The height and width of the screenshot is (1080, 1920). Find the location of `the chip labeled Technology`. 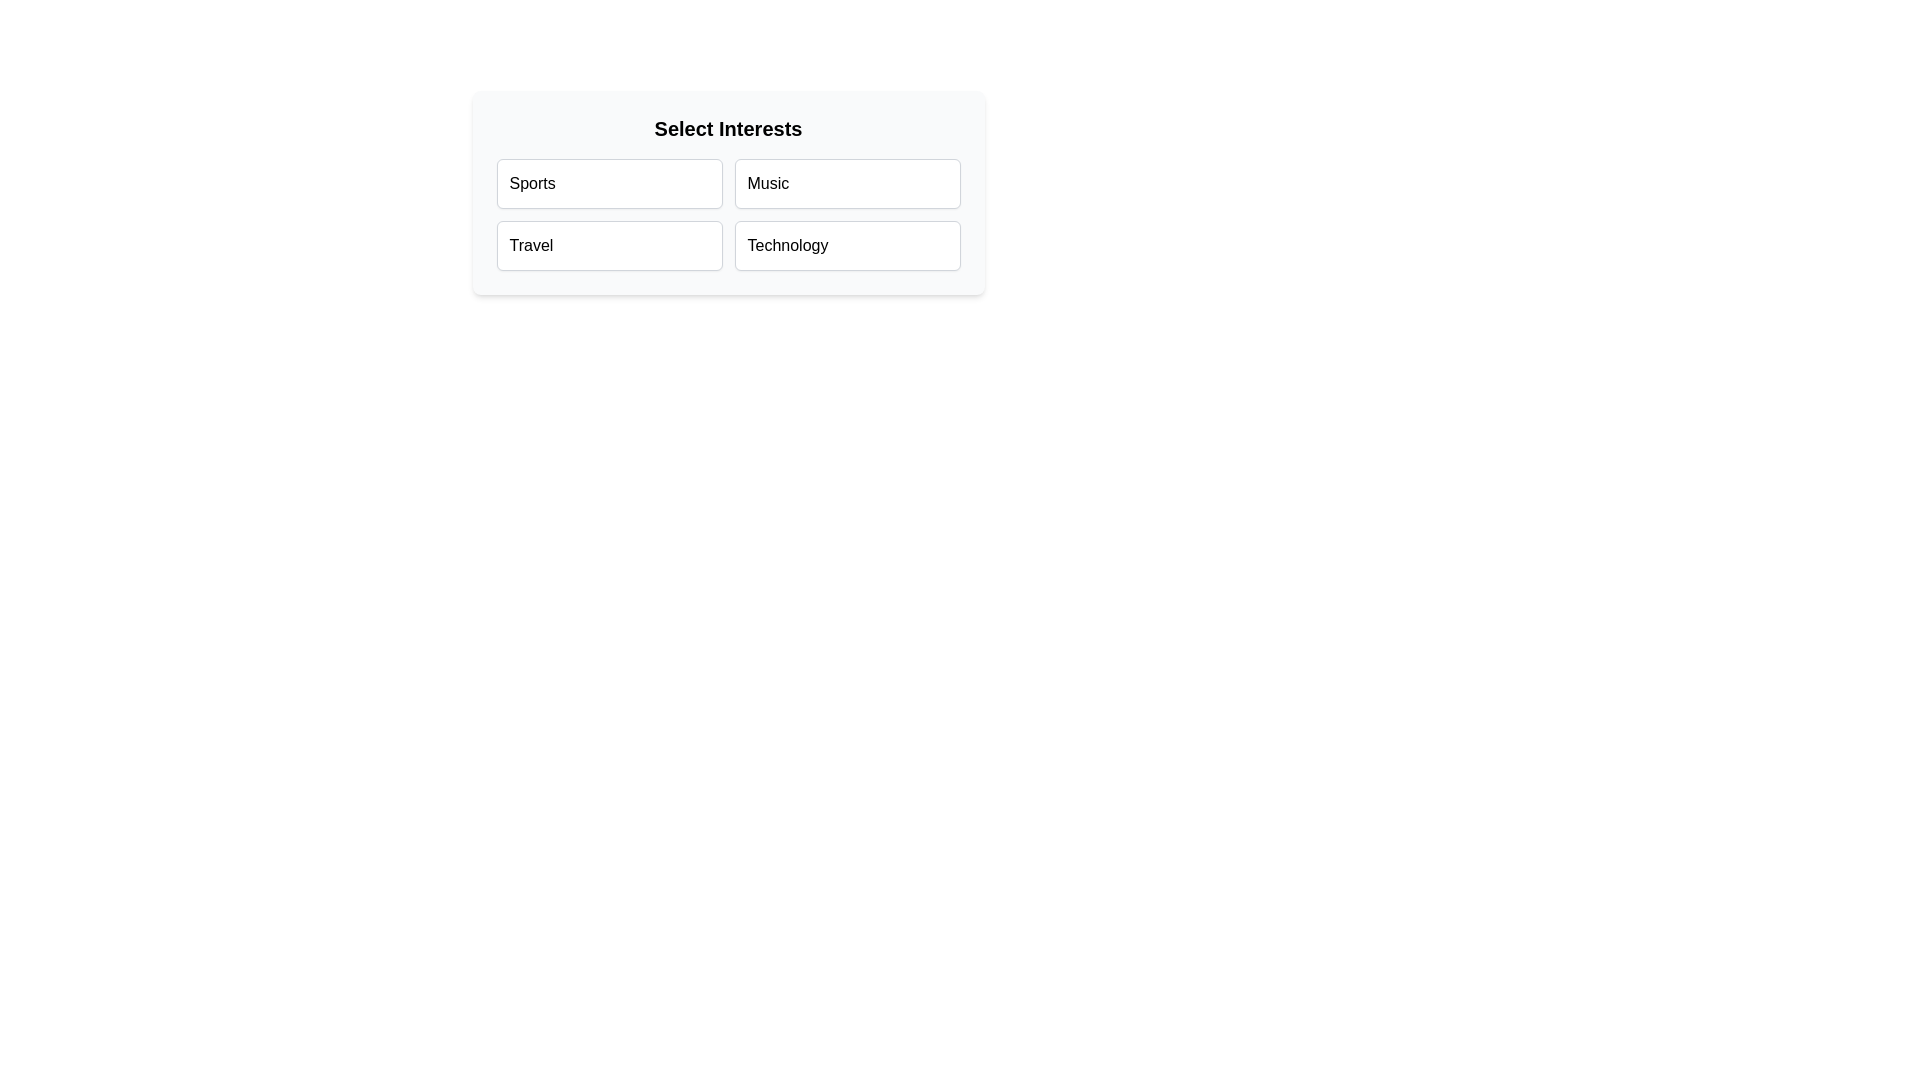

the chip labeled Technology is located at coordinates (847, 245).